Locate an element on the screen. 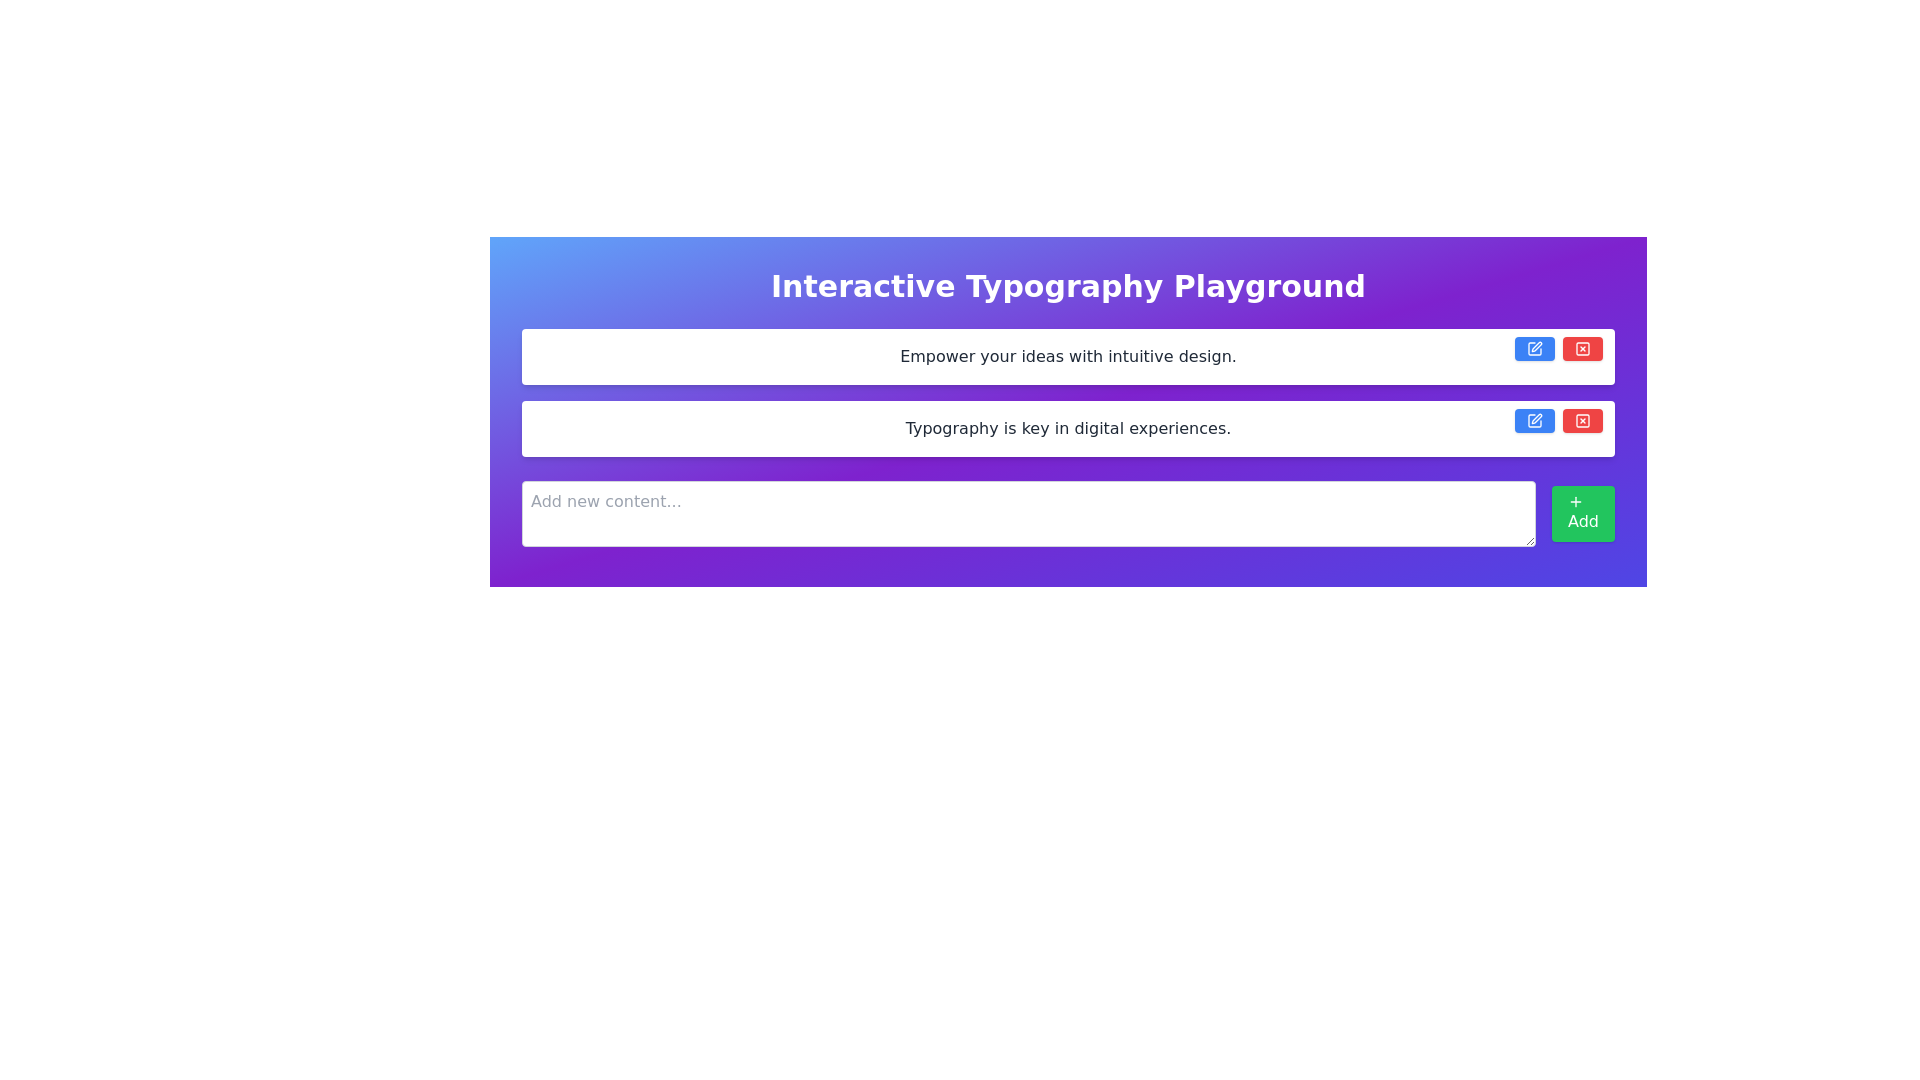 This screenshot has width=1920, height=1080. the rightmost button icon located at the right end of a text box in the middle section of the interface is located at coordinates (1582, 419).